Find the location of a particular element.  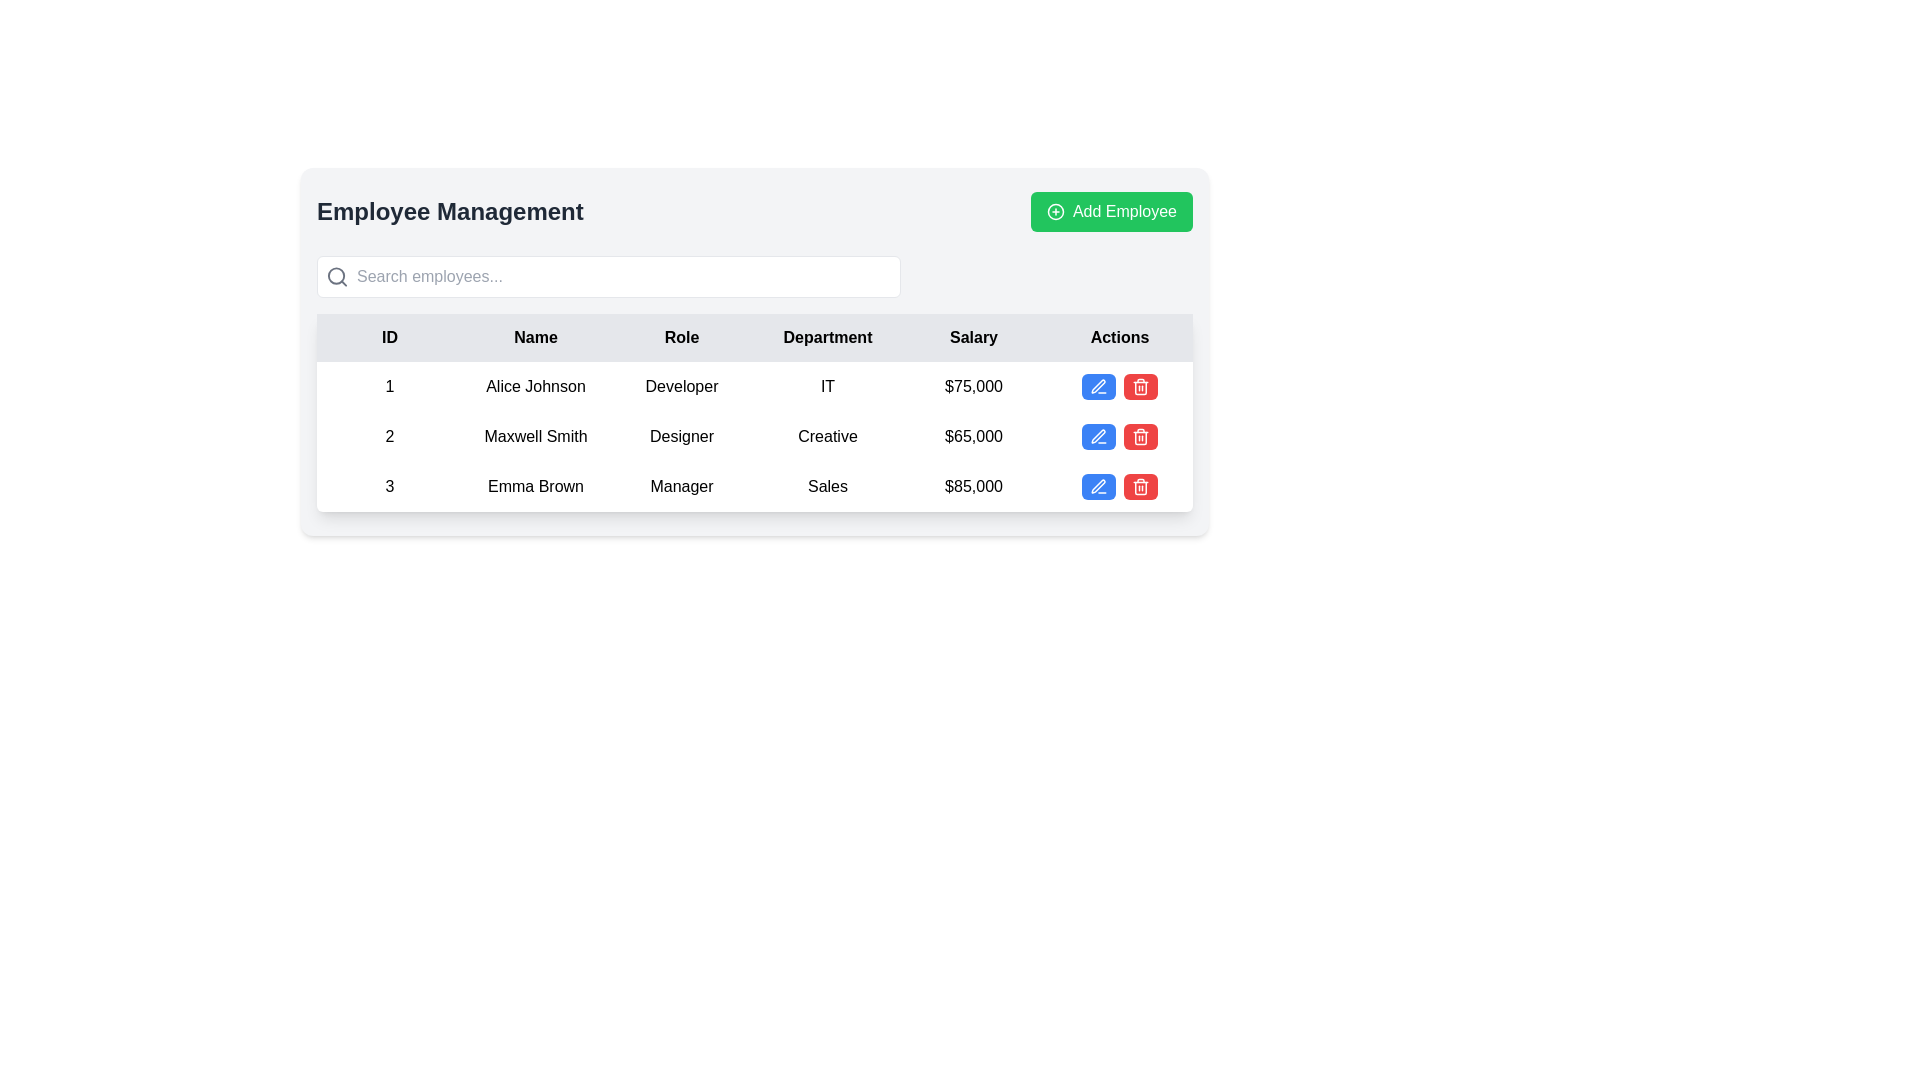

the table header cell labeled 'Salary', which is the fifth cell in the header row of the table is located at coordinates (974, 337).